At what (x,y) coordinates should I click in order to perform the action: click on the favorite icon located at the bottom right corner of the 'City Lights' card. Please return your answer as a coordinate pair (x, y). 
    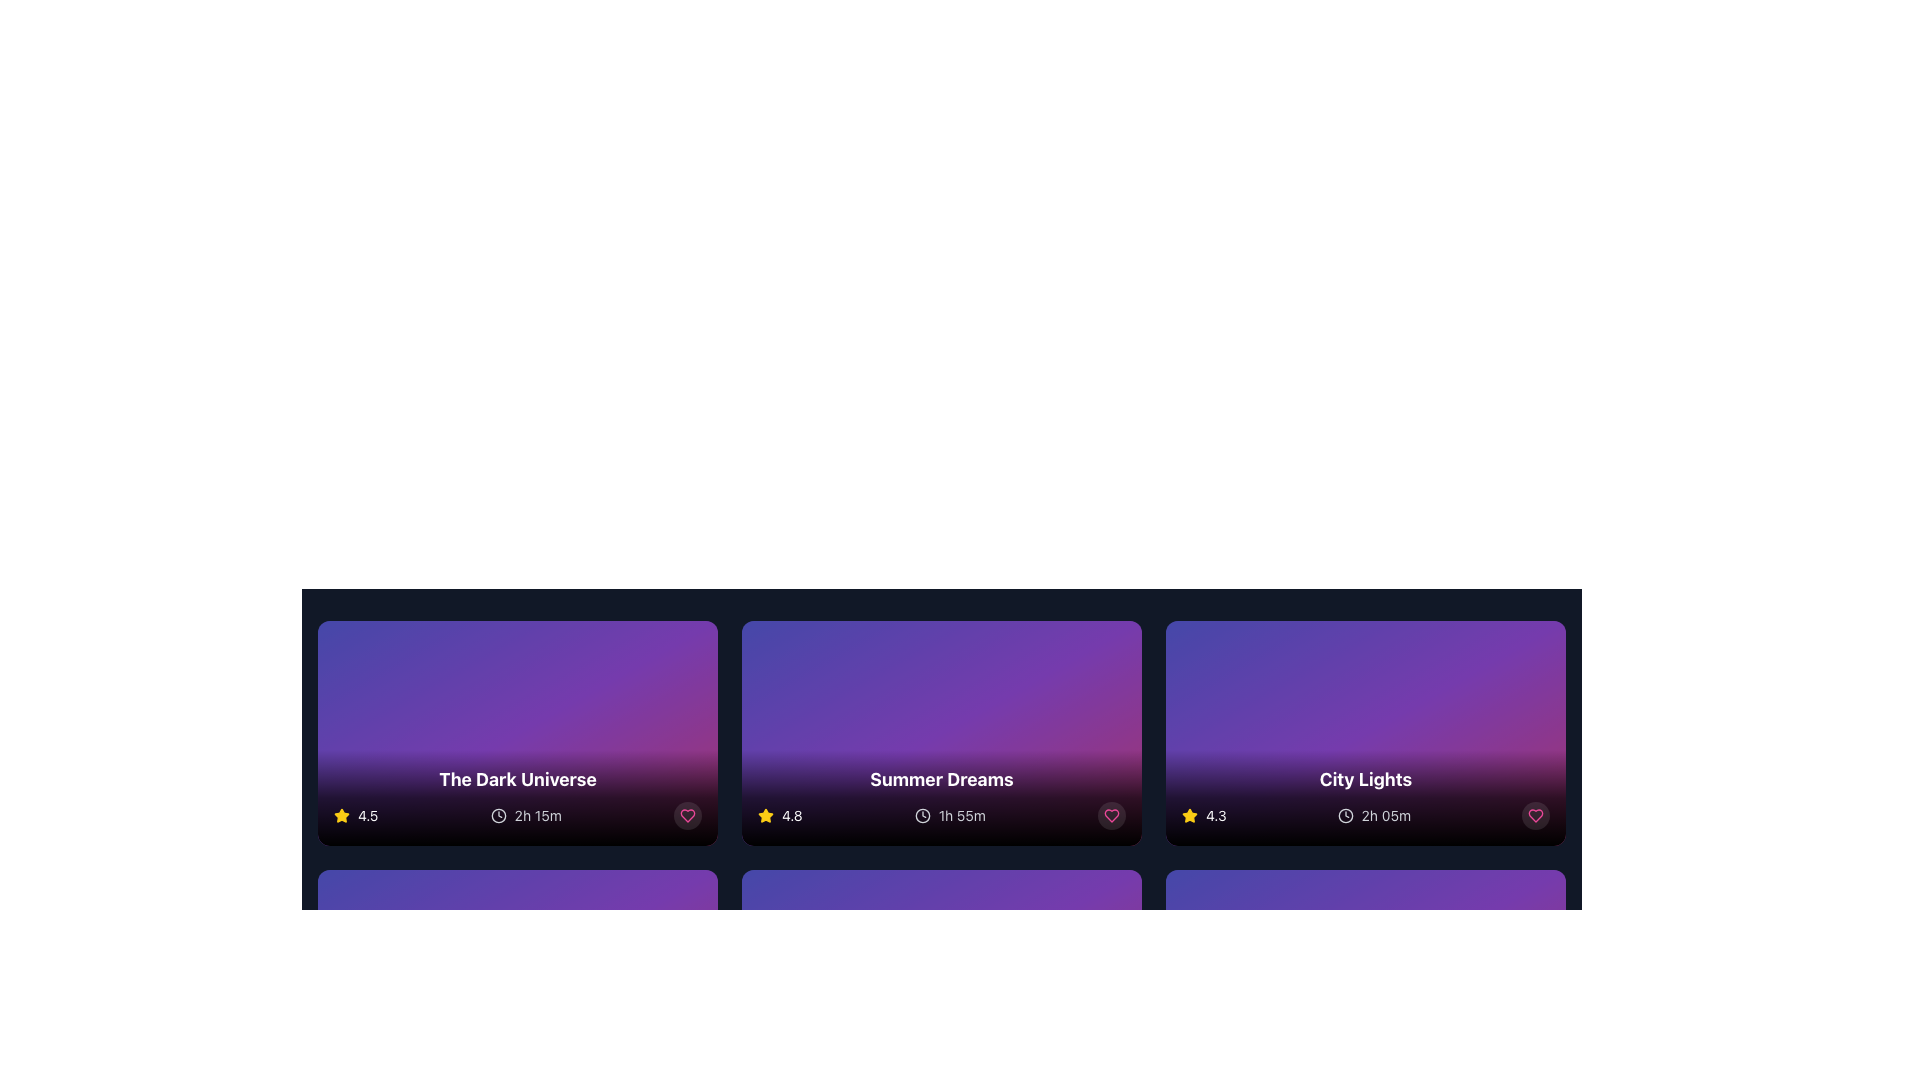
    Looking at the image, I should click on (1535, 816).